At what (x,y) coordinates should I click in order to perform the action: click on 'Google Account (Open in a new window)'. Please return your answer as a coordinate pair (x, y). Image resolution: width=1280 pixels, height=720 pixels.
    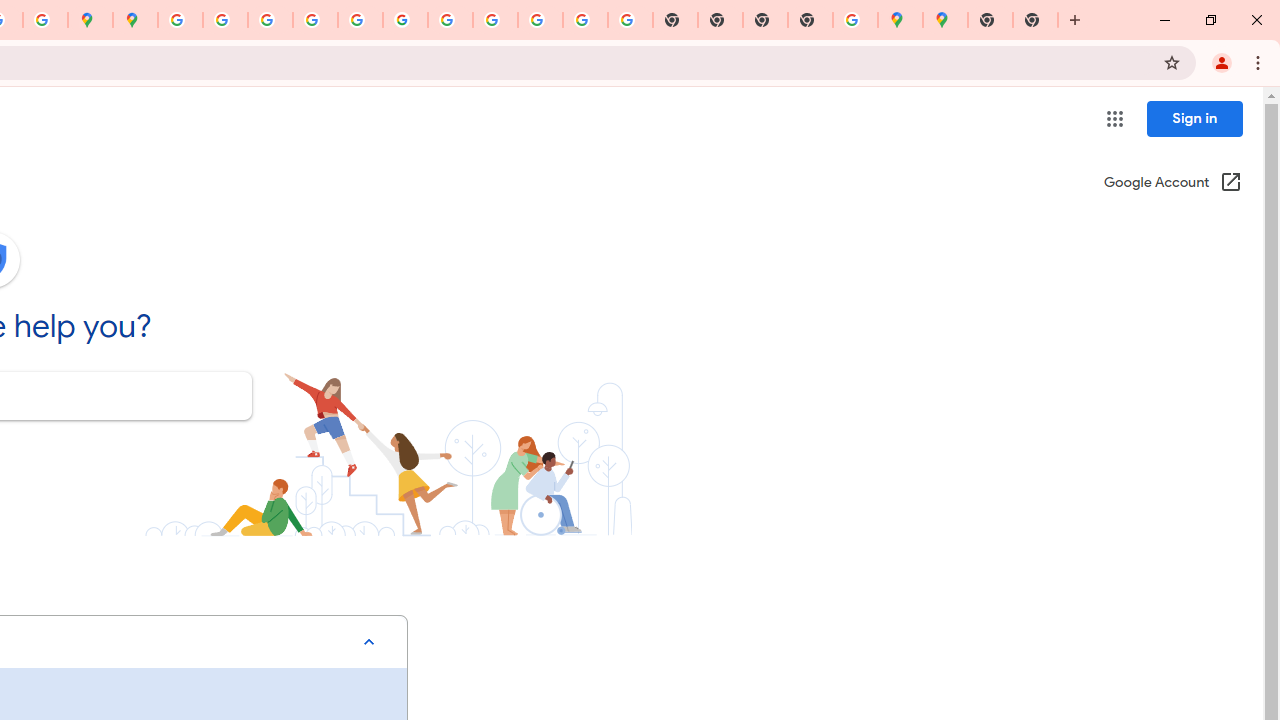
    Looking at the image, I should click on (1173, 183).